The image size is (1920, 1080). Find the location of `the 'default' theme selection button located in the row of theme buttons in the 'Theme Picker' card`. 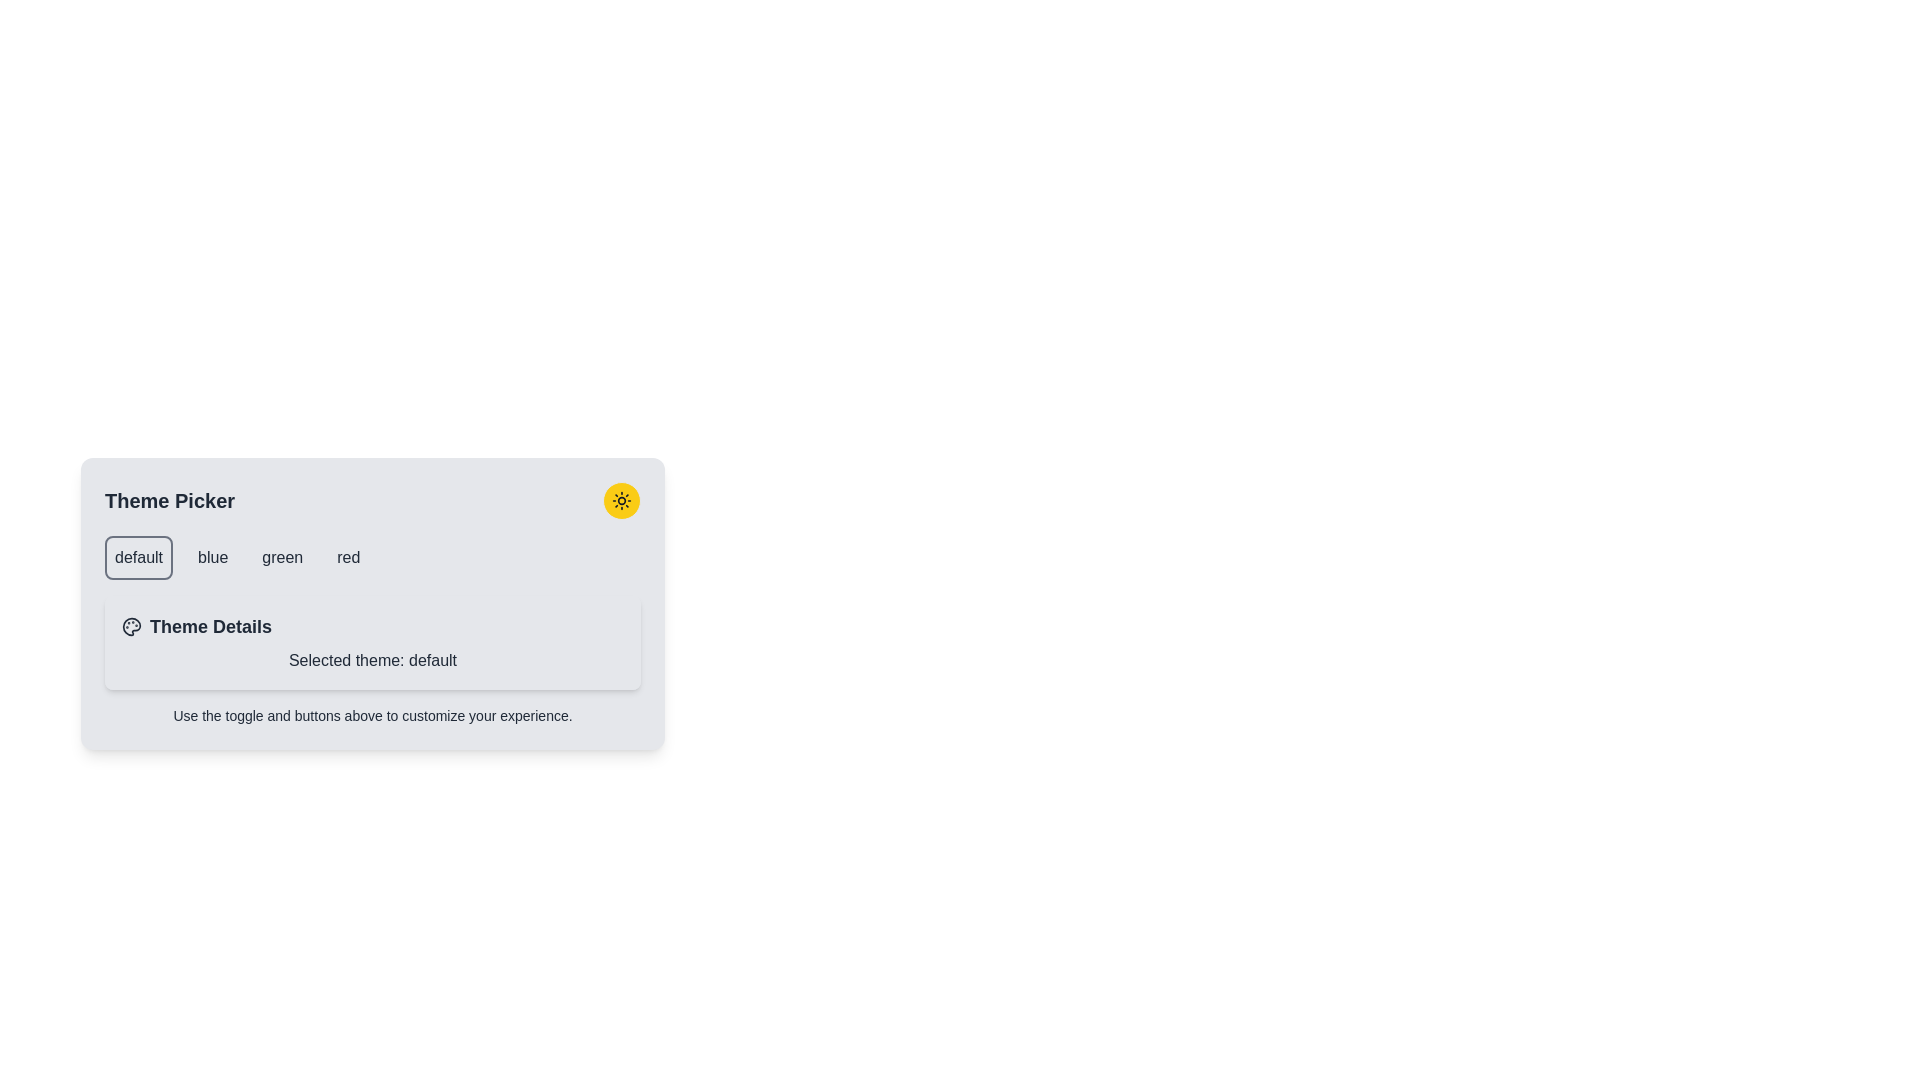

the 'default' theme selection button located in the row of theme buttons in the 'Theme Picker' card is located at coordinates (138, 558).